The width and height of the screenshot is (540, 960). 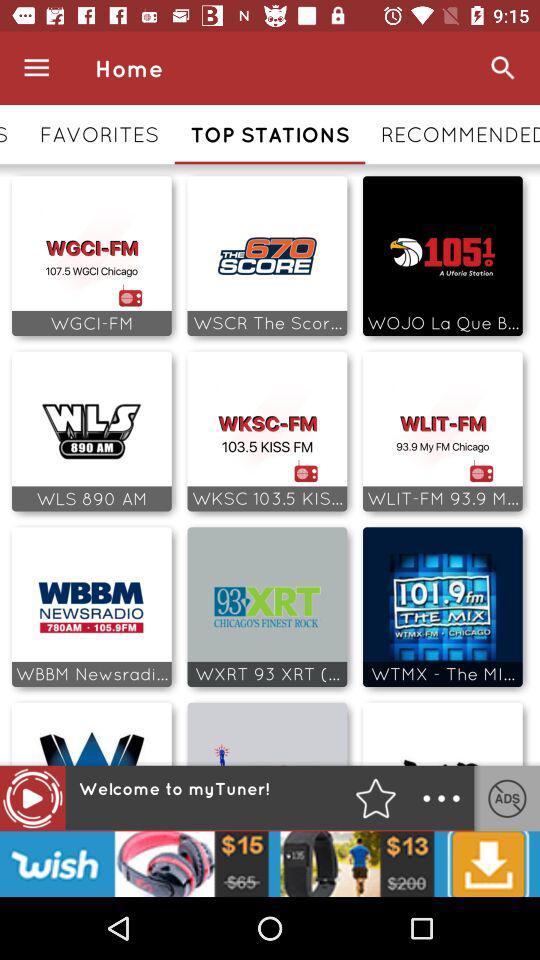 What do you see at coordinates (375, 798) in the screenshot?
I see `the star icon` at bounding box center [375, 798].